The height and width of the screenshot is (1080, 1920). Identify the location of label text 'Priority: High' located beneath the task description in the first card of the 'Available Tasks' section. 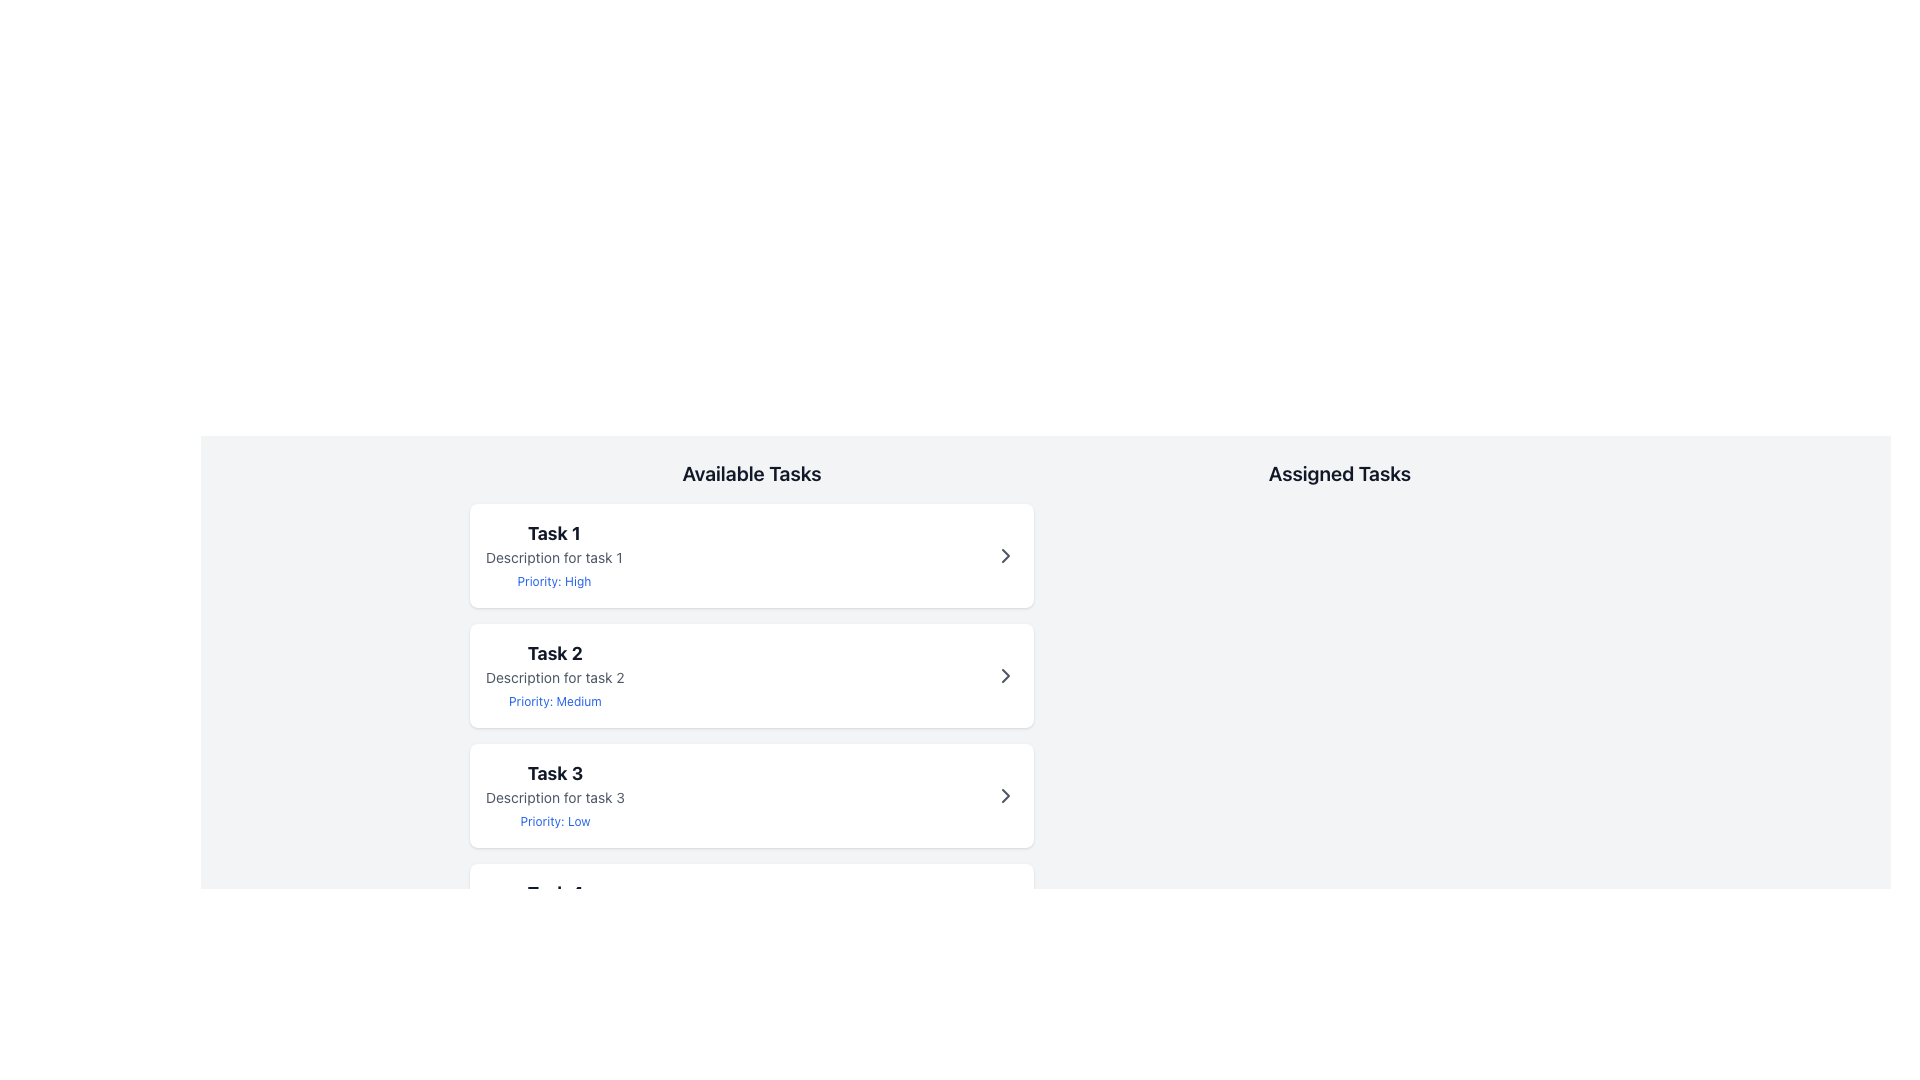
(554, 581).